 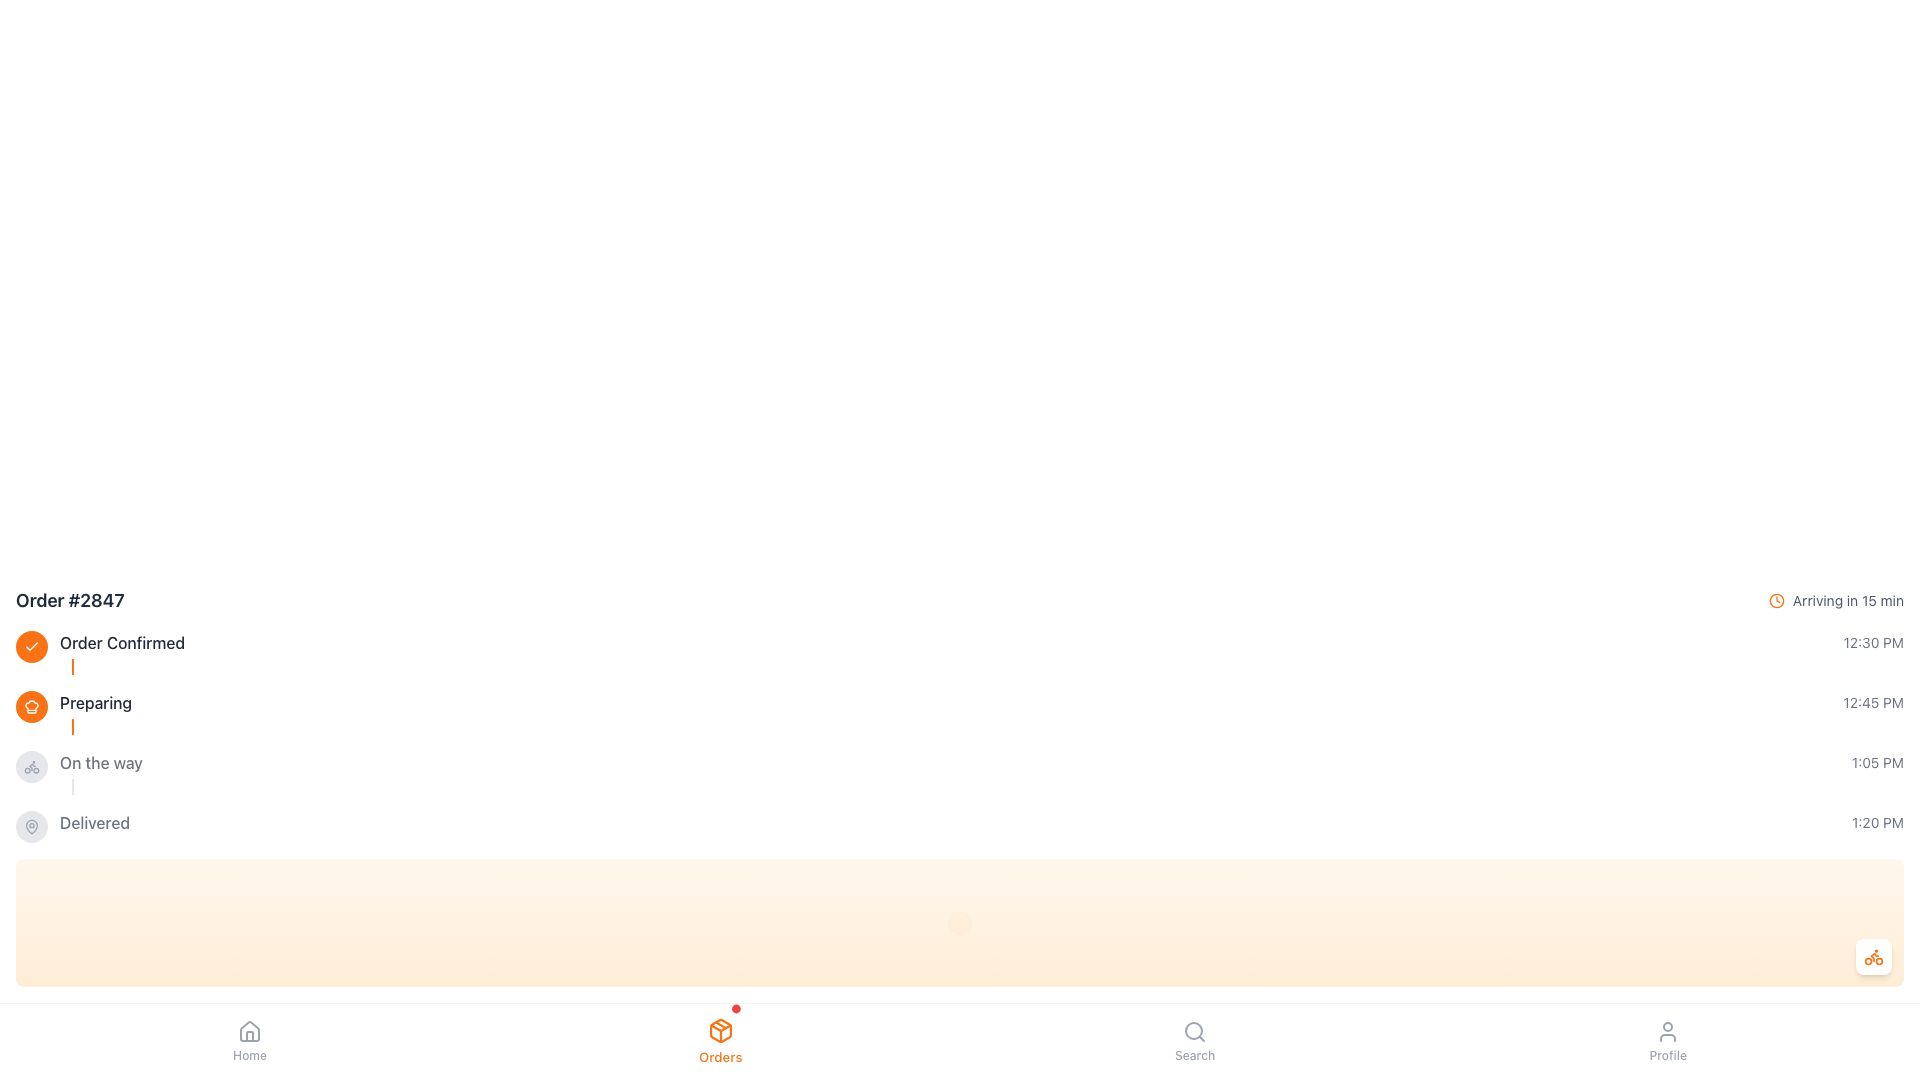 I want to click on the Notification badge or status marker located slightly above the 'Orders' section icon in the bottom navigation bar, so click(x=735, y=1009).